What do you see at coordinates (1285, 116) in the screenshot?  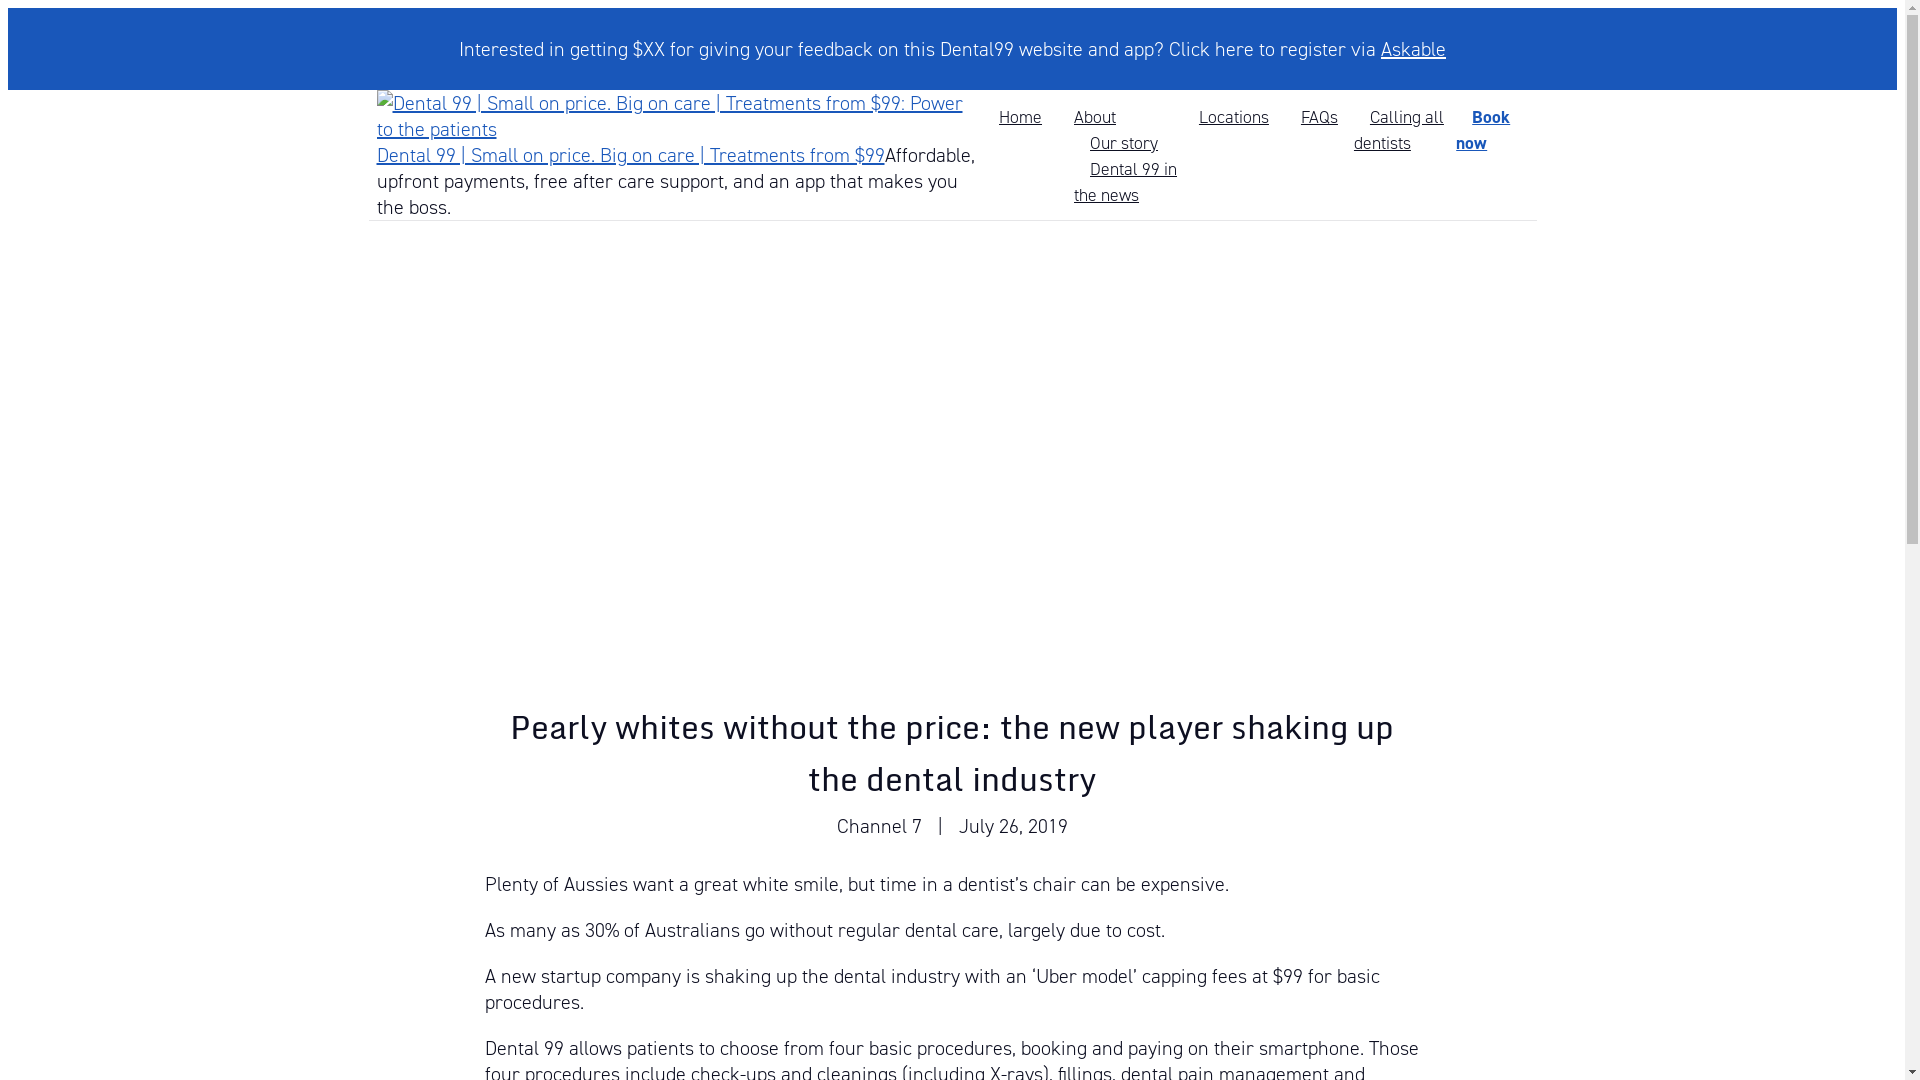 I see `'FAQs'` at bounding box center [1285, 116].